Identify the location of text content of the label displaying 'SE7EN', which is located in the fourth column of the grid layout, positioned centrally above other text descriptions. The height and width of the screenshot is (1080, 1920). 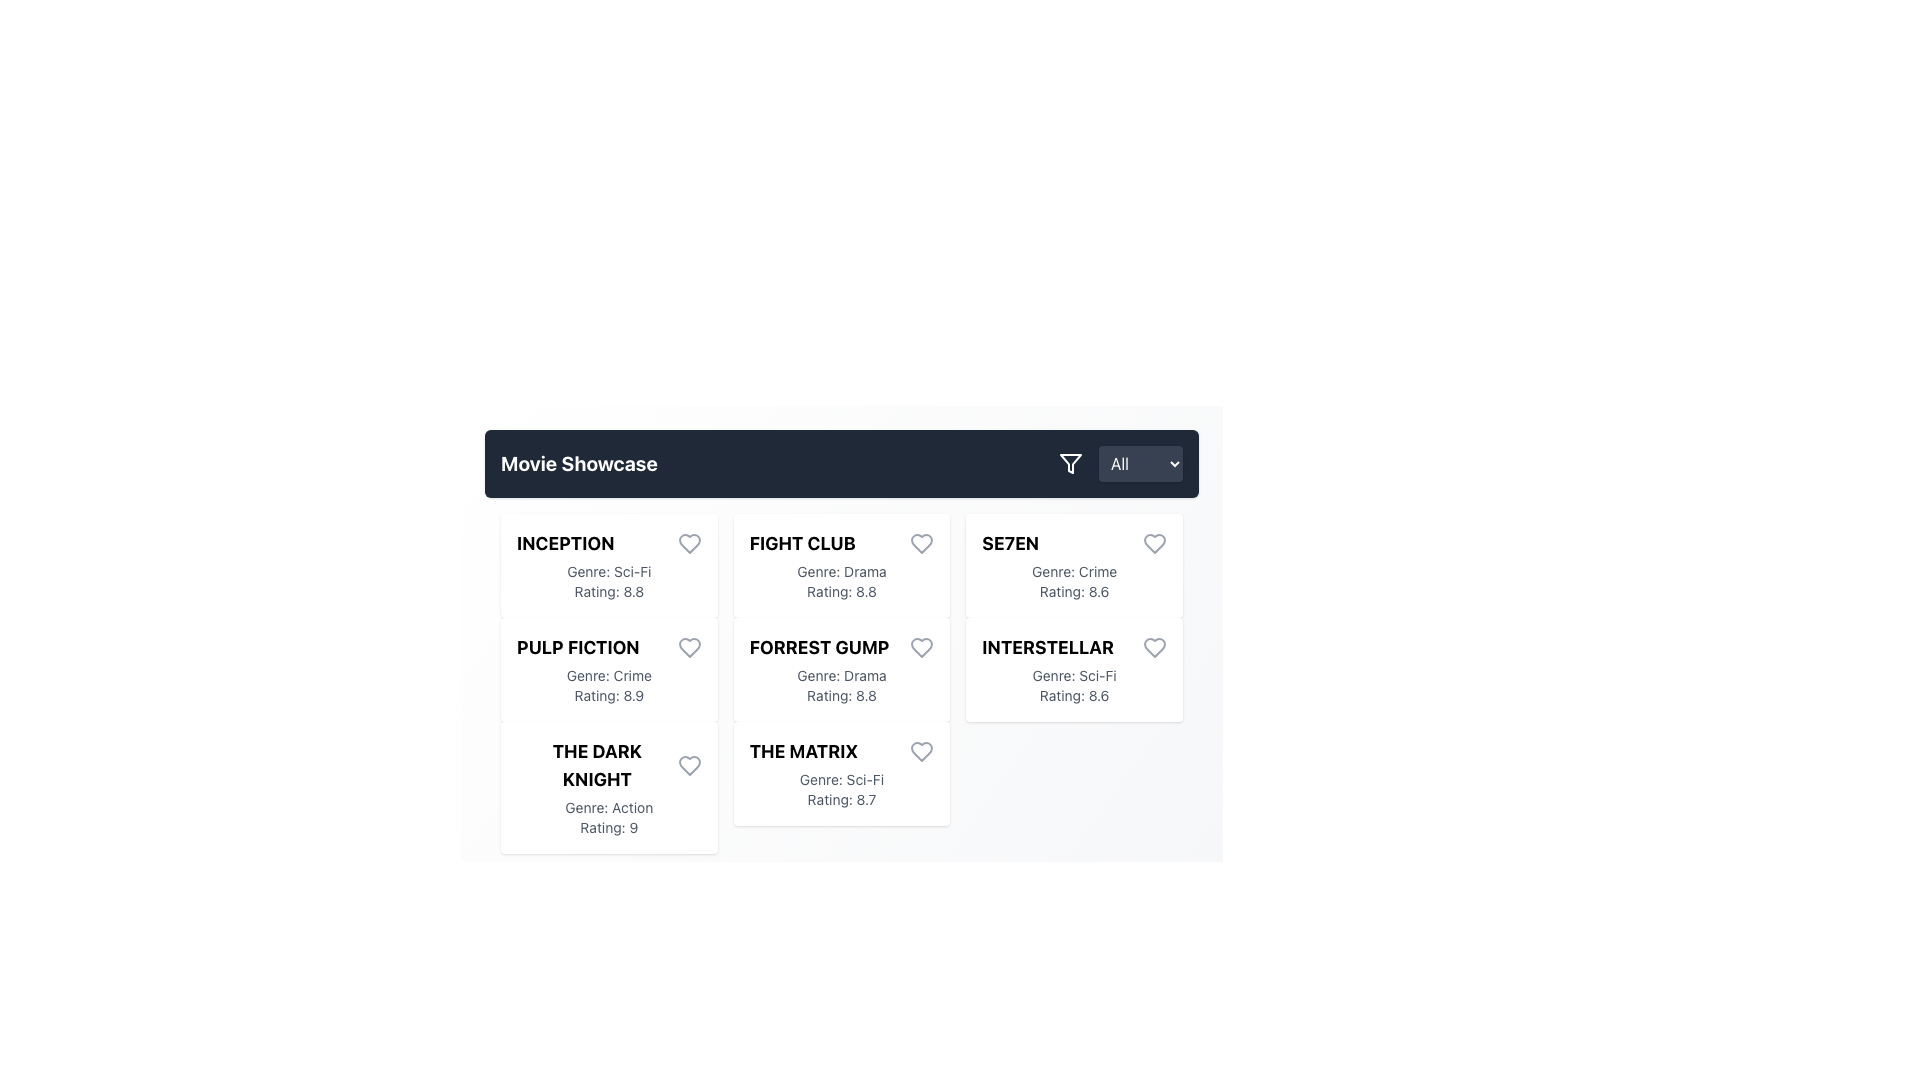
(1010, 543).